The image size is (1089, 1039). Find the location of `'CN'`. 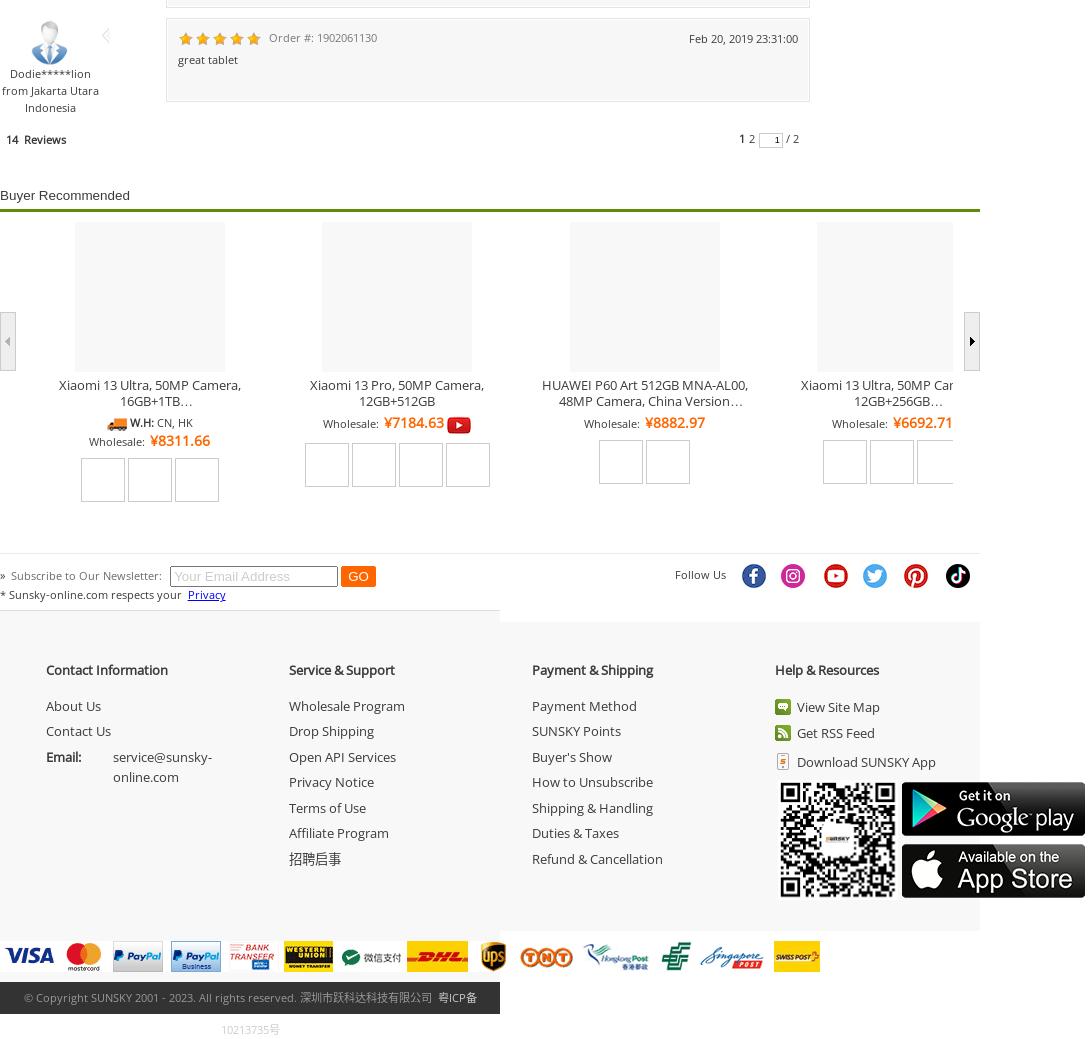

'CN' is located at coordinates (163, 421).